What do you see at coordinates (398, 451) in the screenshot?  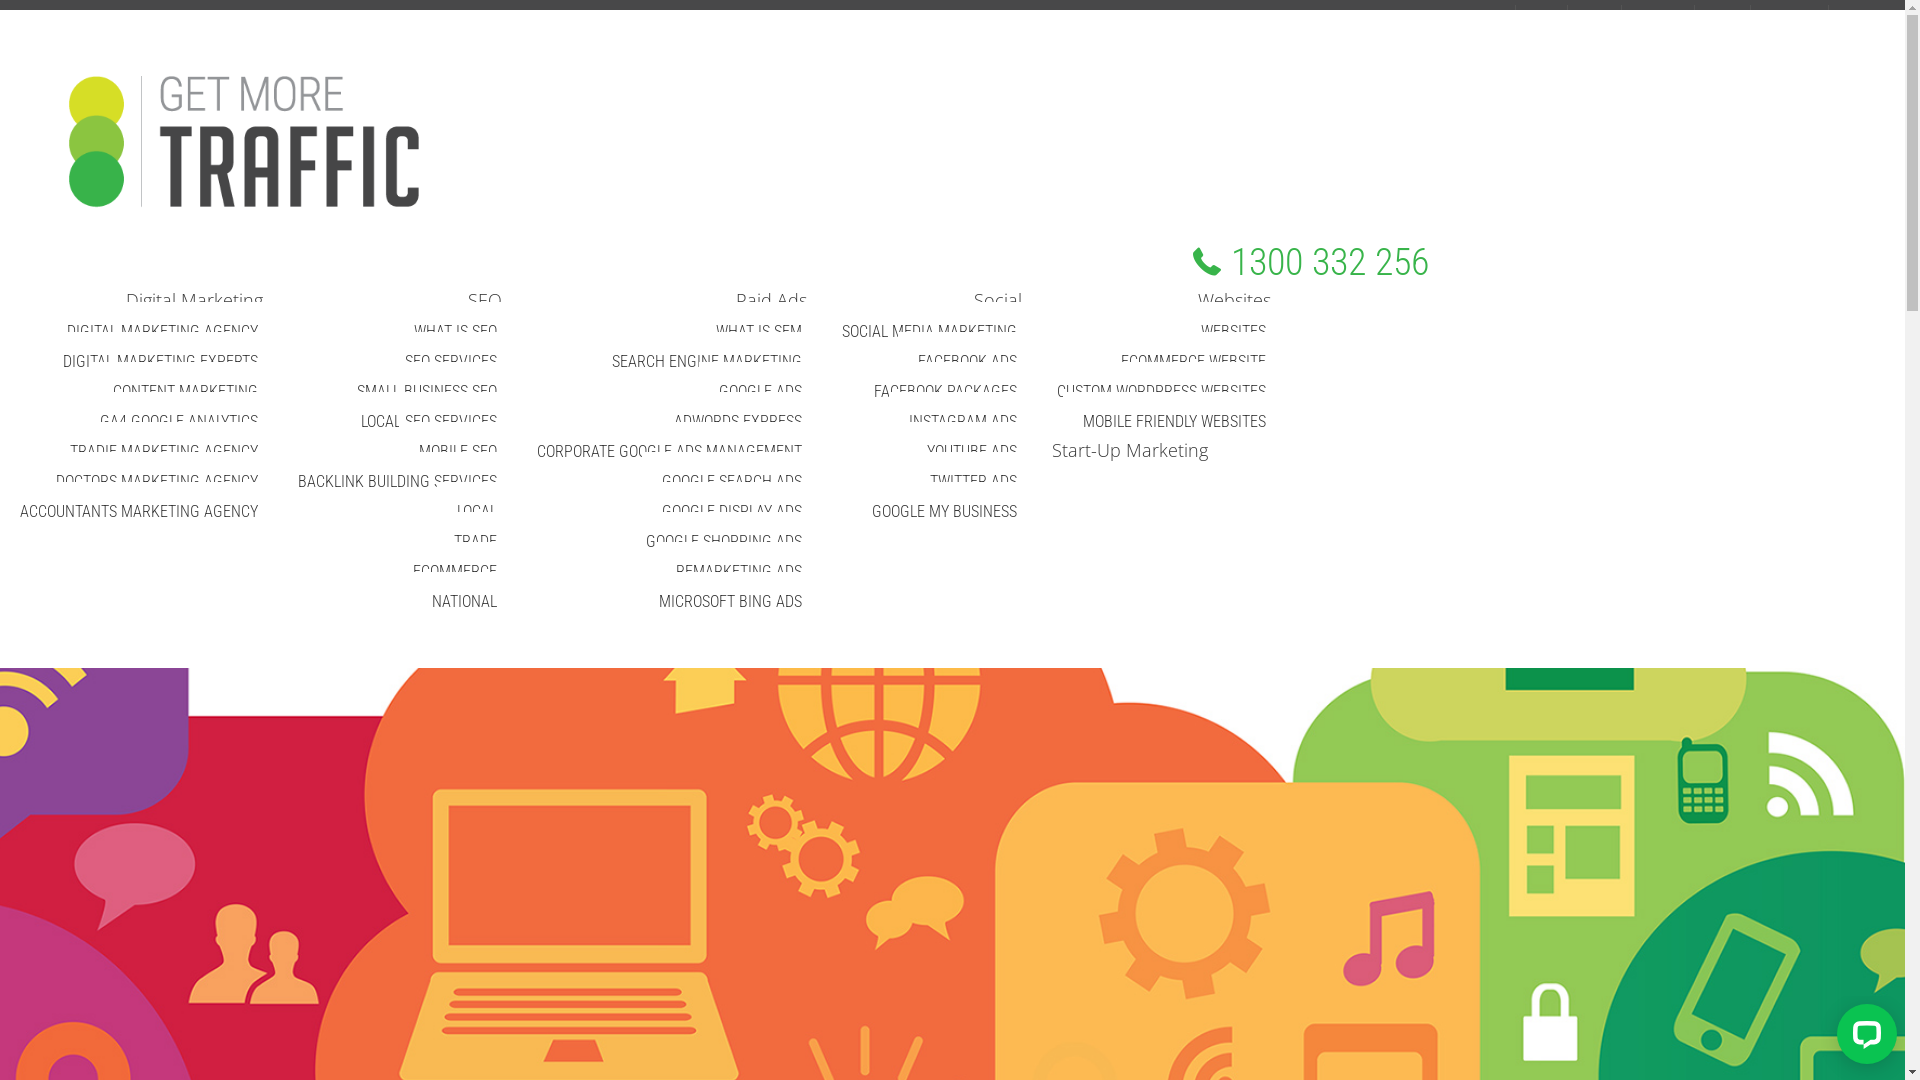 I see `'MOBILE SEO'` at bounding box center [398, 451].